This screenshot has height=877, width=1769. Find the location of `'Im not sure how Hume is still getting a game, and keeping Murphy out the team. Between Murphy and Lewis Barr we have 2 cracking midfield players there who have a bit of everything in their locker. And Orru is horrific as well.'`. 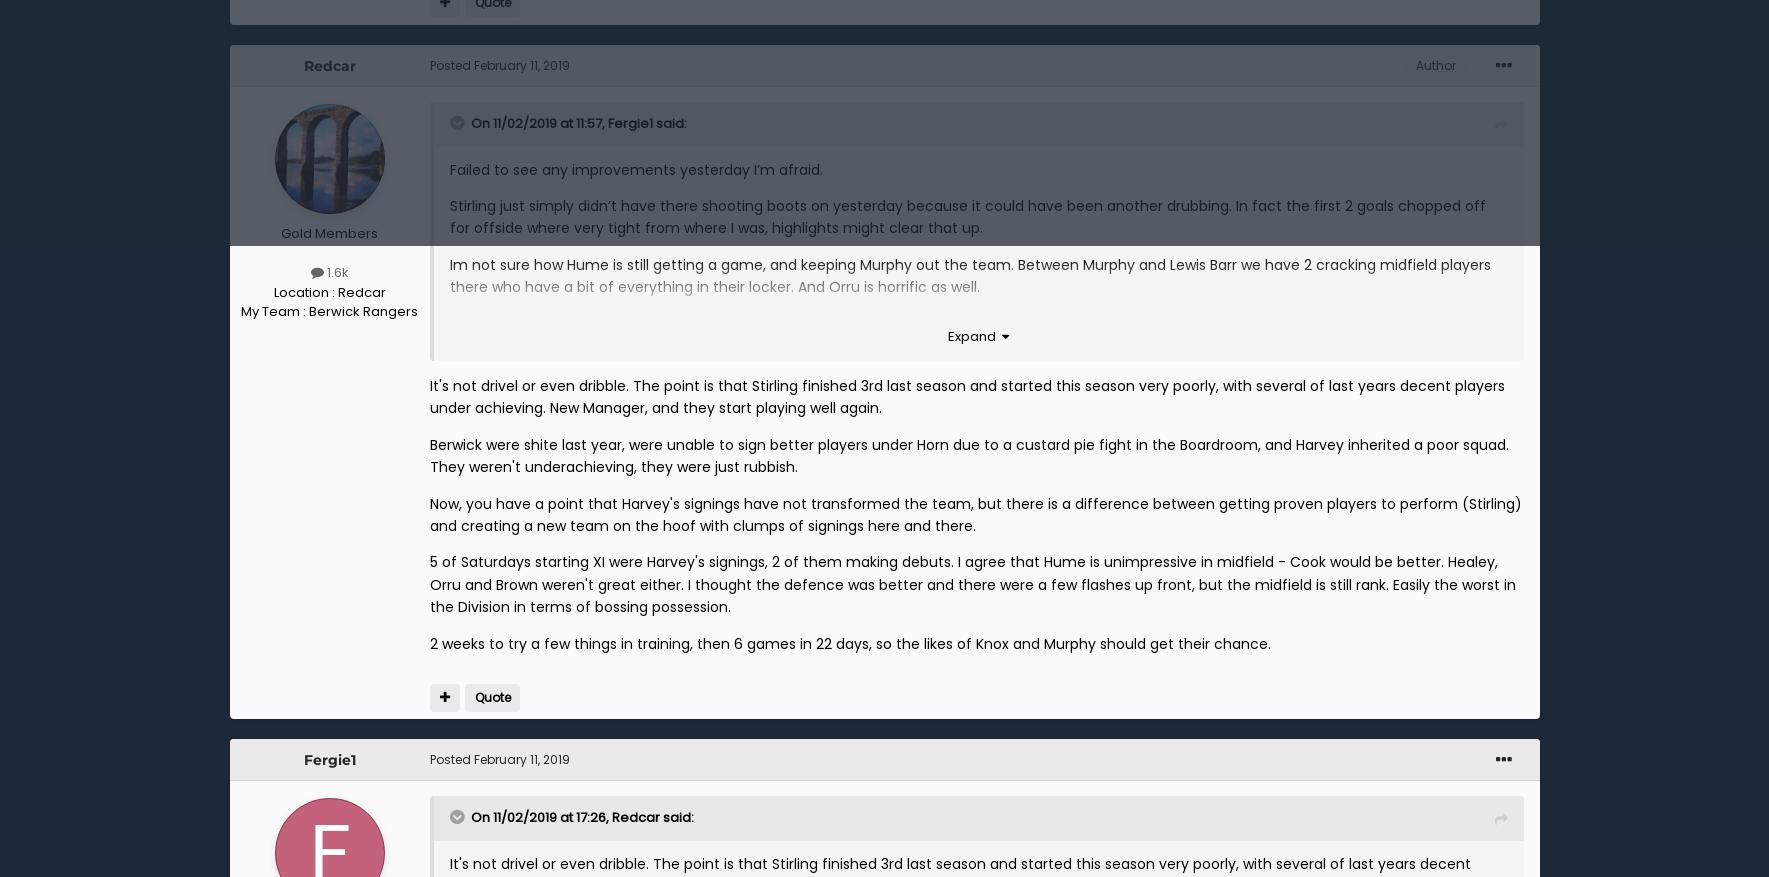

'Im not sure how Hume is still getting a game, and keeping Murphy out the team. Between Murphy and Lewis Barr we have 2 cracking midfield players there who have a bit of everything in their locker. And Orru is horrific as well.' is located at coordinates (969, 275).